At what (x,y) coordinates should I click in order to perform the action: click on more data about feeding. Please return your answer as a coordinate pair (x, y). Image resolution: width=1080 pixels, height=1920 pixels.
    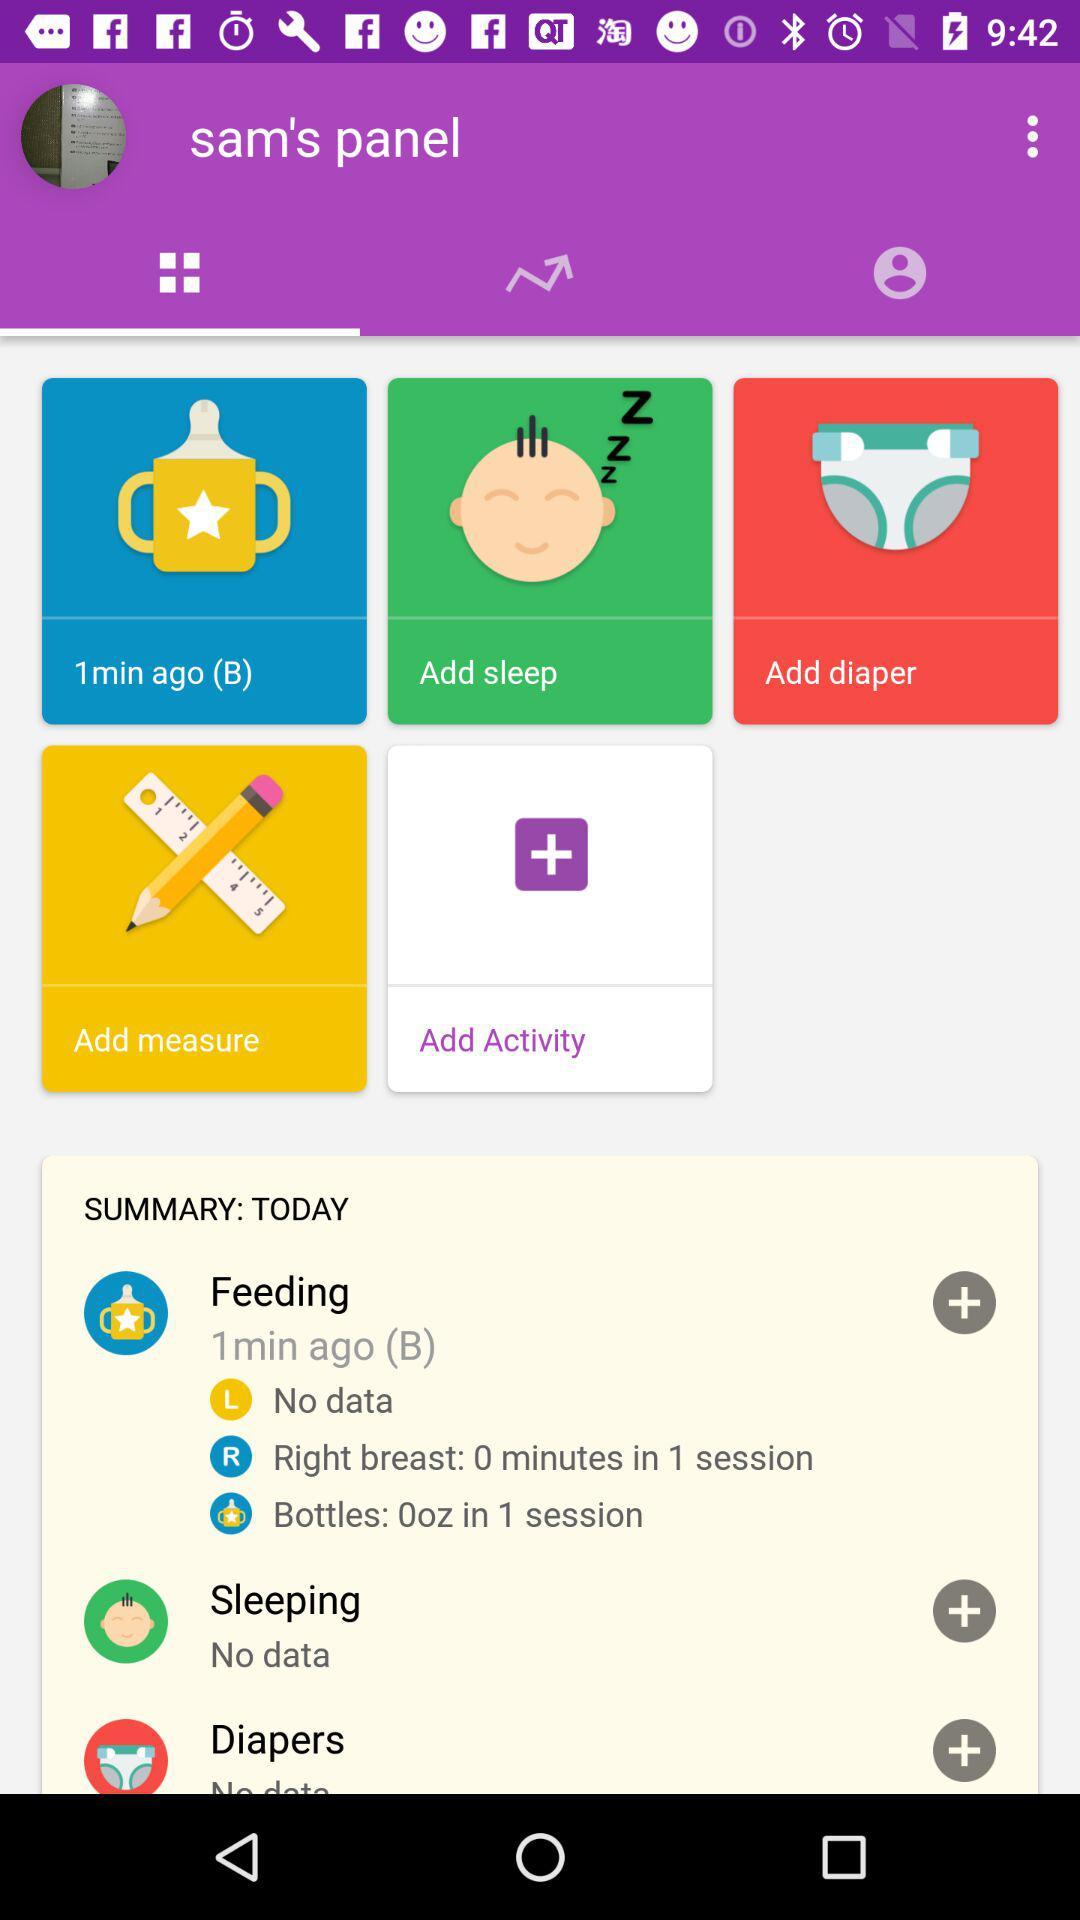
    Looking at the image, I should click on (963, 1302).